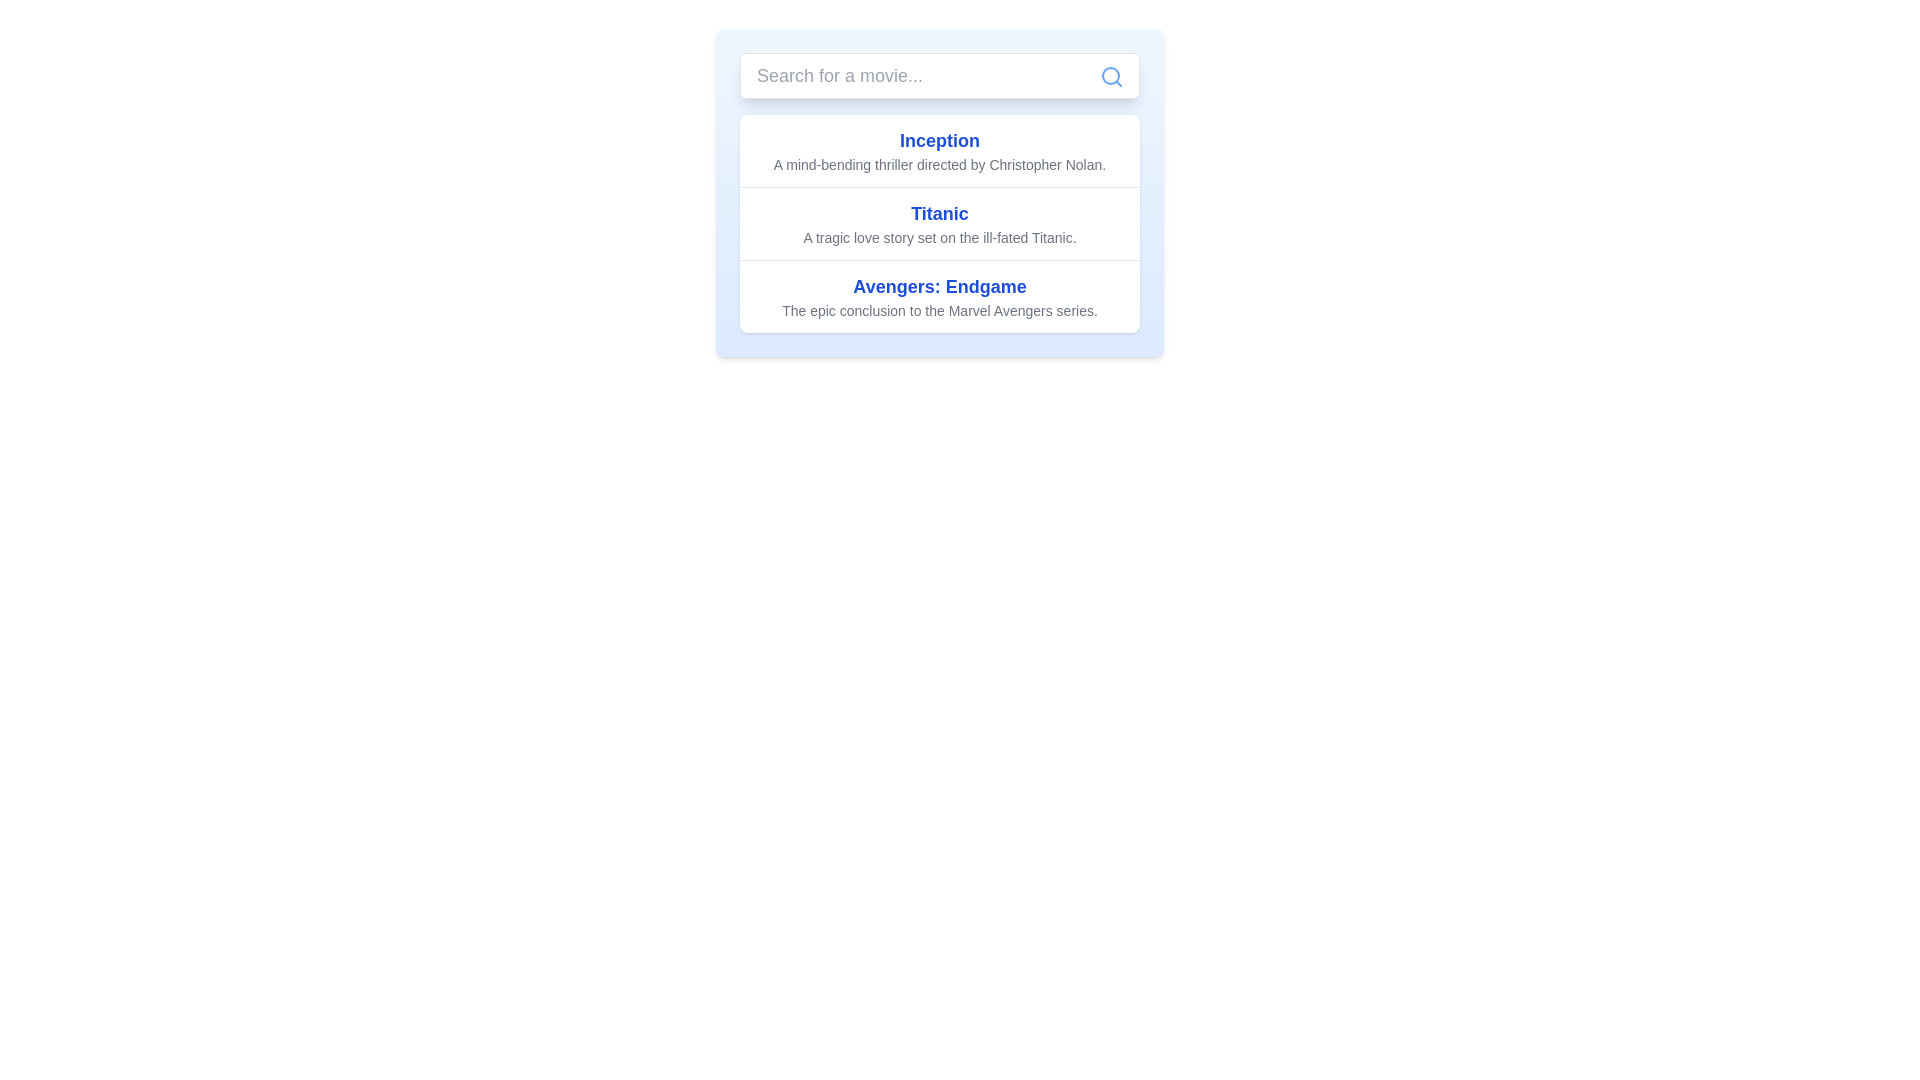 The height and width of the screenshot is (1080, 1920). What do you see at coordinates (939, 140) in the screenshot?
I see `the Text display element that shows the title 'Inception' in bold blue font, positioned at the top of the movie titles list` at bounding box center [939, 140].